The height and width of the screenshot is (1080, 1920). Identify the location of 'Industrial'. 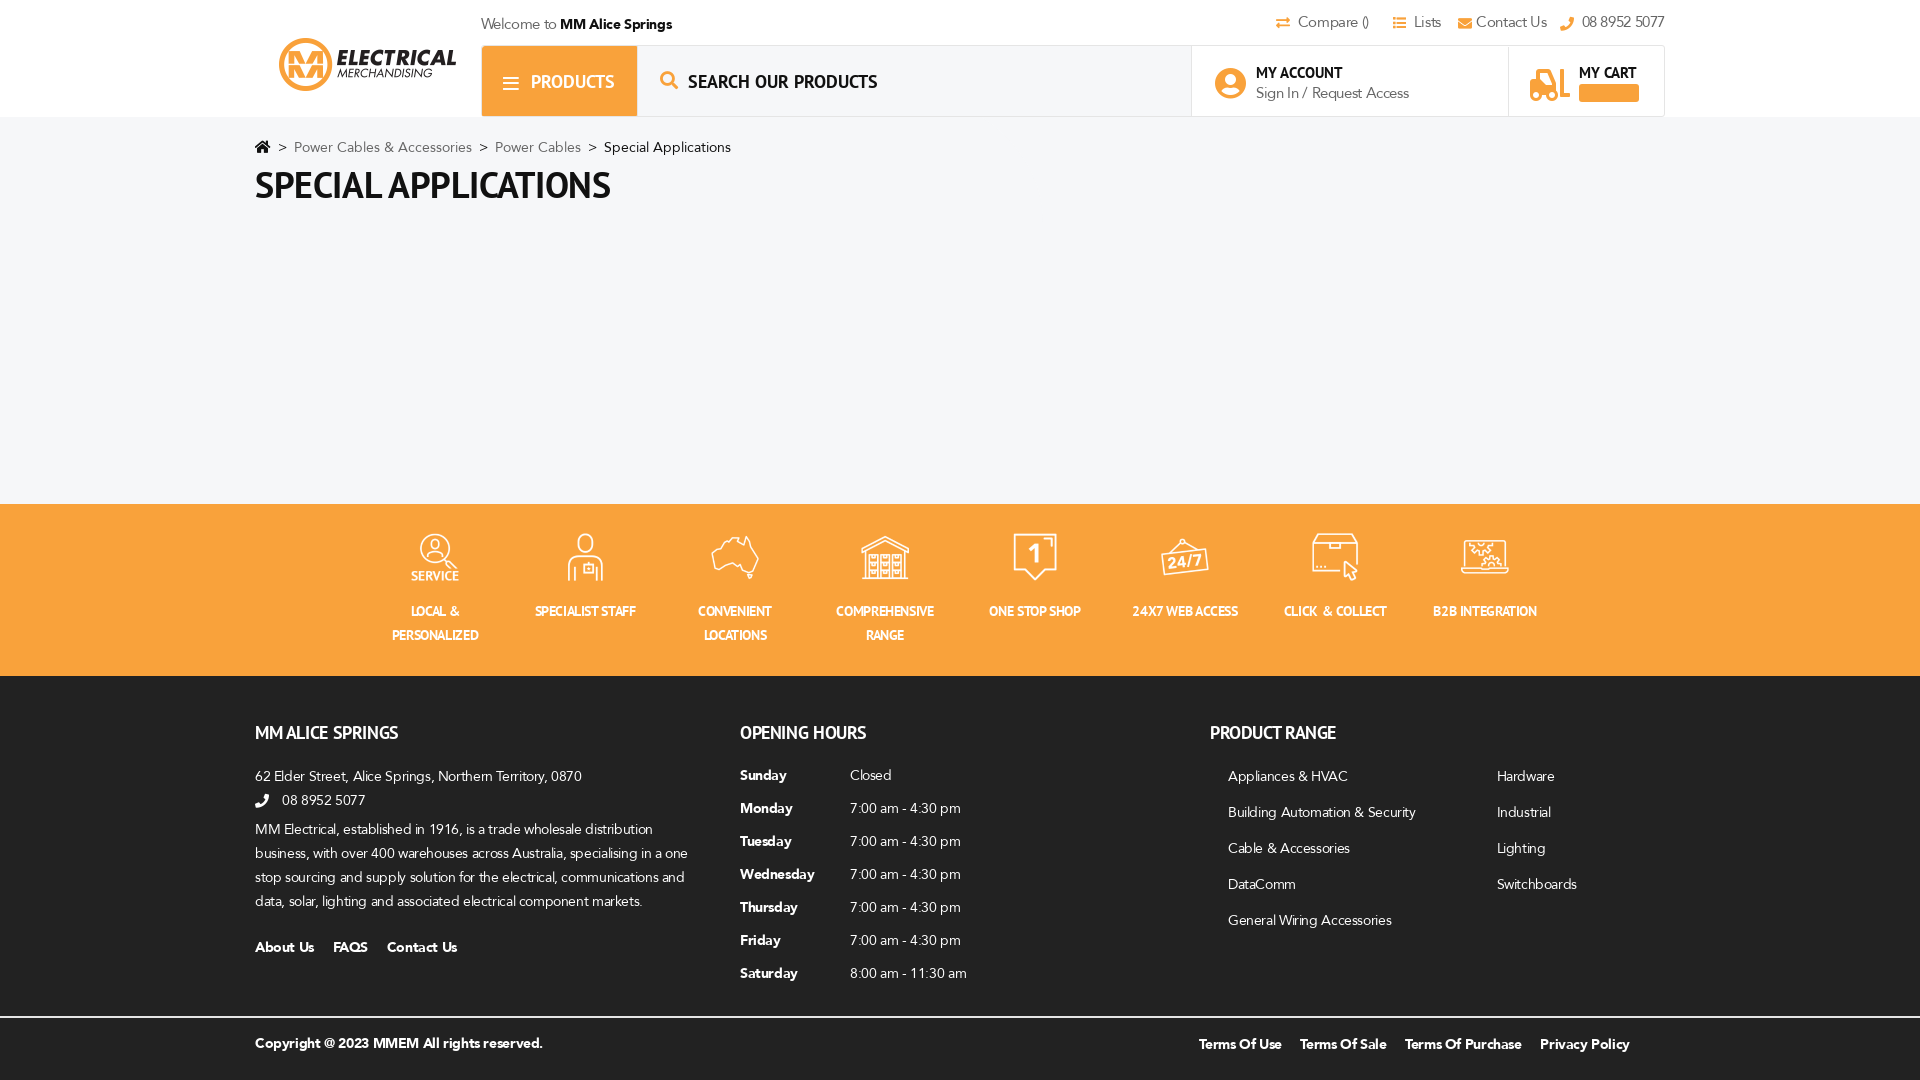
(1496, 811).